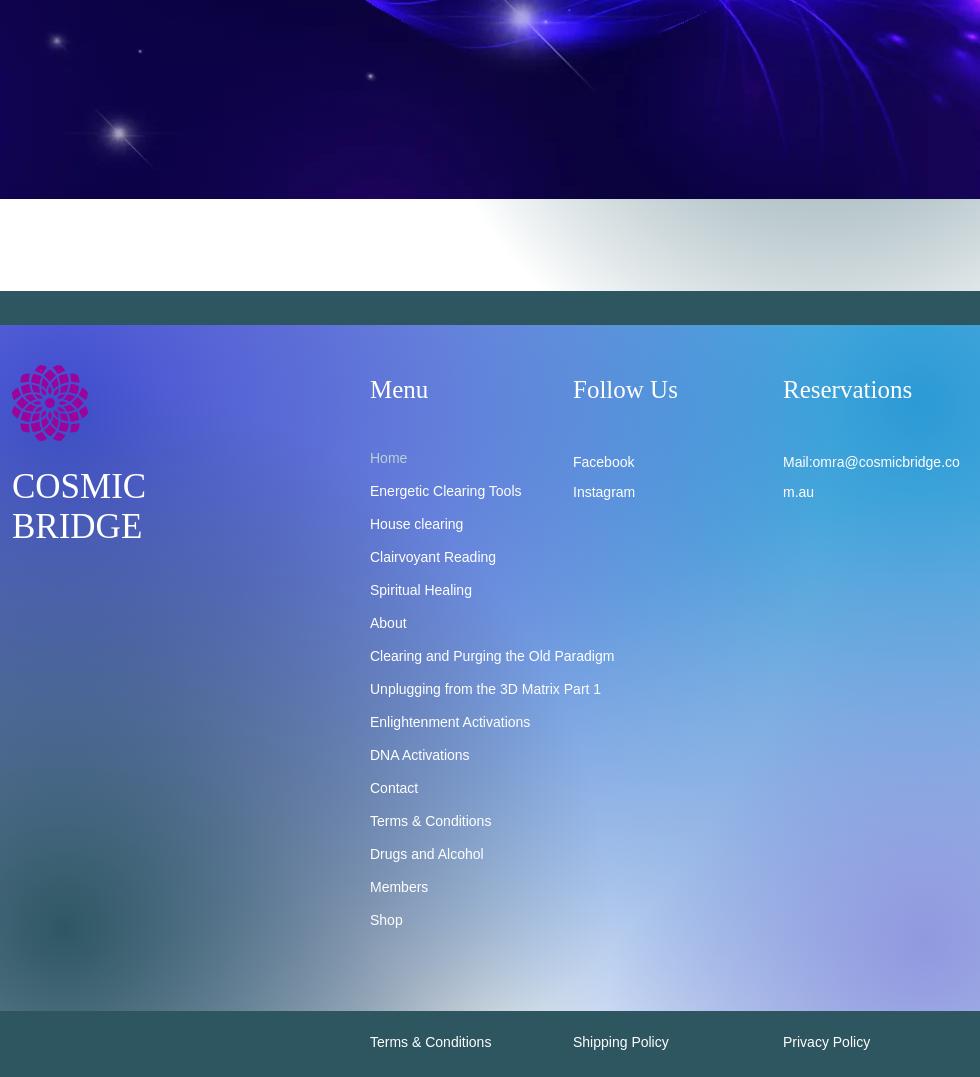 The width and height of the screenshot is (980, 1077). Describe the element at coordinates (416, 522) in the screenshot. I see `'House clearing'` at that location.